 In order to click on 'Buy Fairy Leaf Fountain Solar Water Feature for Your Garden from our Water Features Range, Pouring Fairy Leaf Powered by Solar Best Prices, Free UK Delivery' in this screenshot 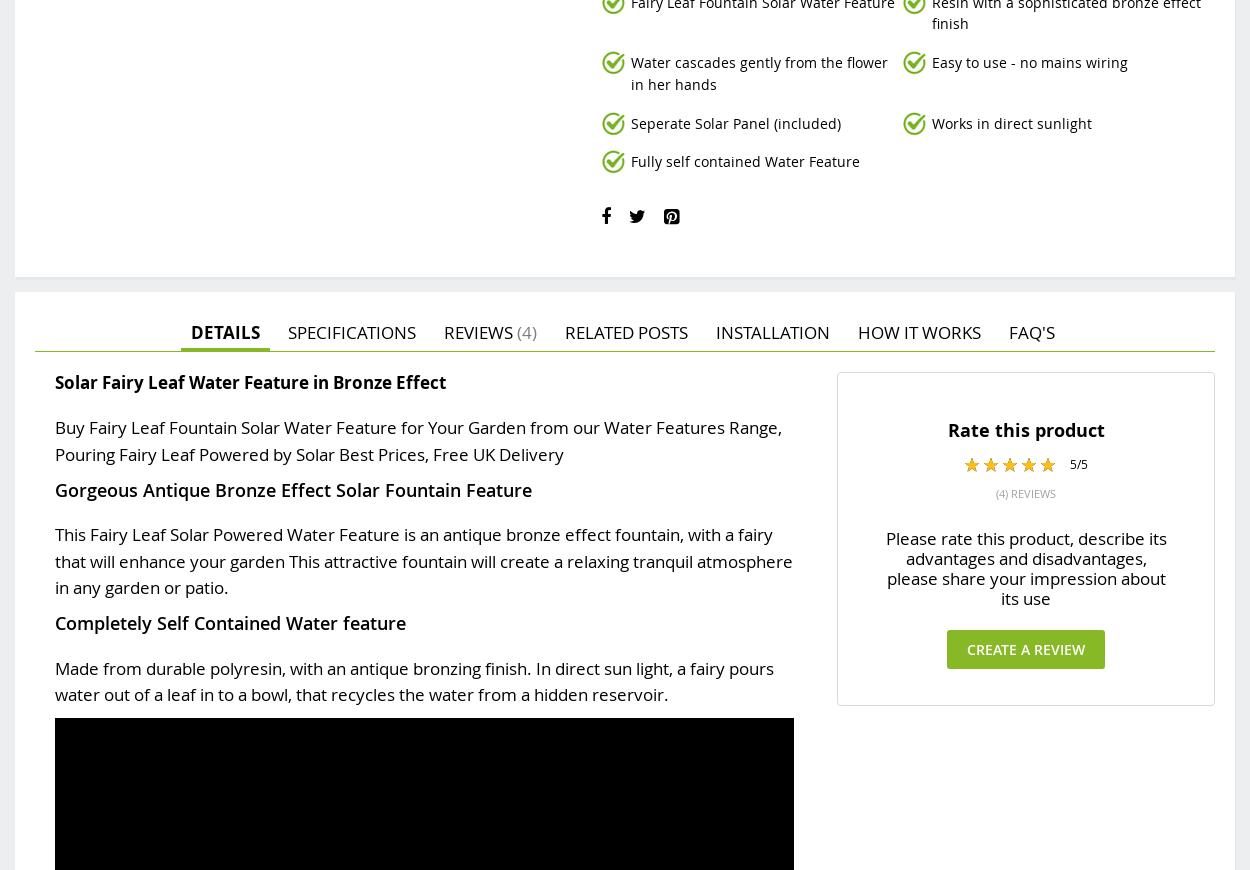, I will do `click(418, 439)`.